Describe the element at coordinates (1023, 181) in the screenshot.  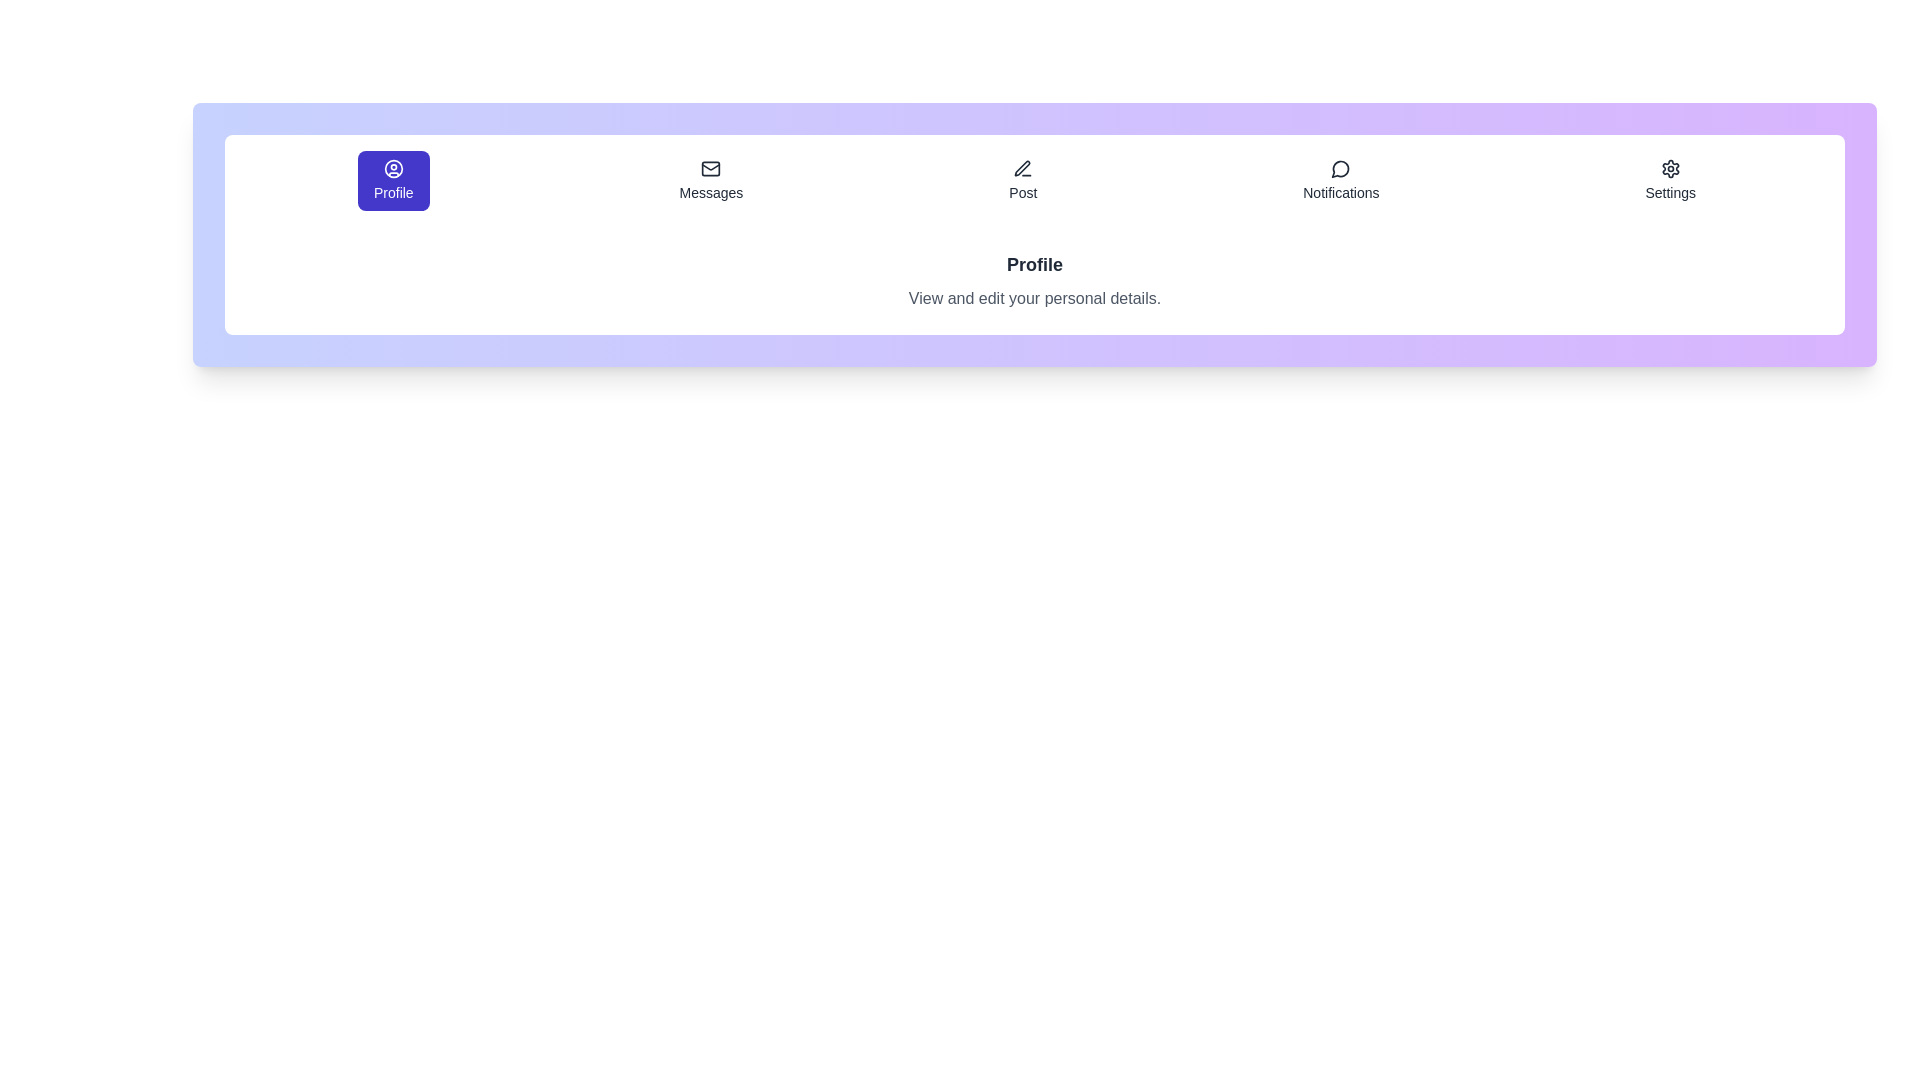
I see `the Post tab by clicking on its button` at that location.